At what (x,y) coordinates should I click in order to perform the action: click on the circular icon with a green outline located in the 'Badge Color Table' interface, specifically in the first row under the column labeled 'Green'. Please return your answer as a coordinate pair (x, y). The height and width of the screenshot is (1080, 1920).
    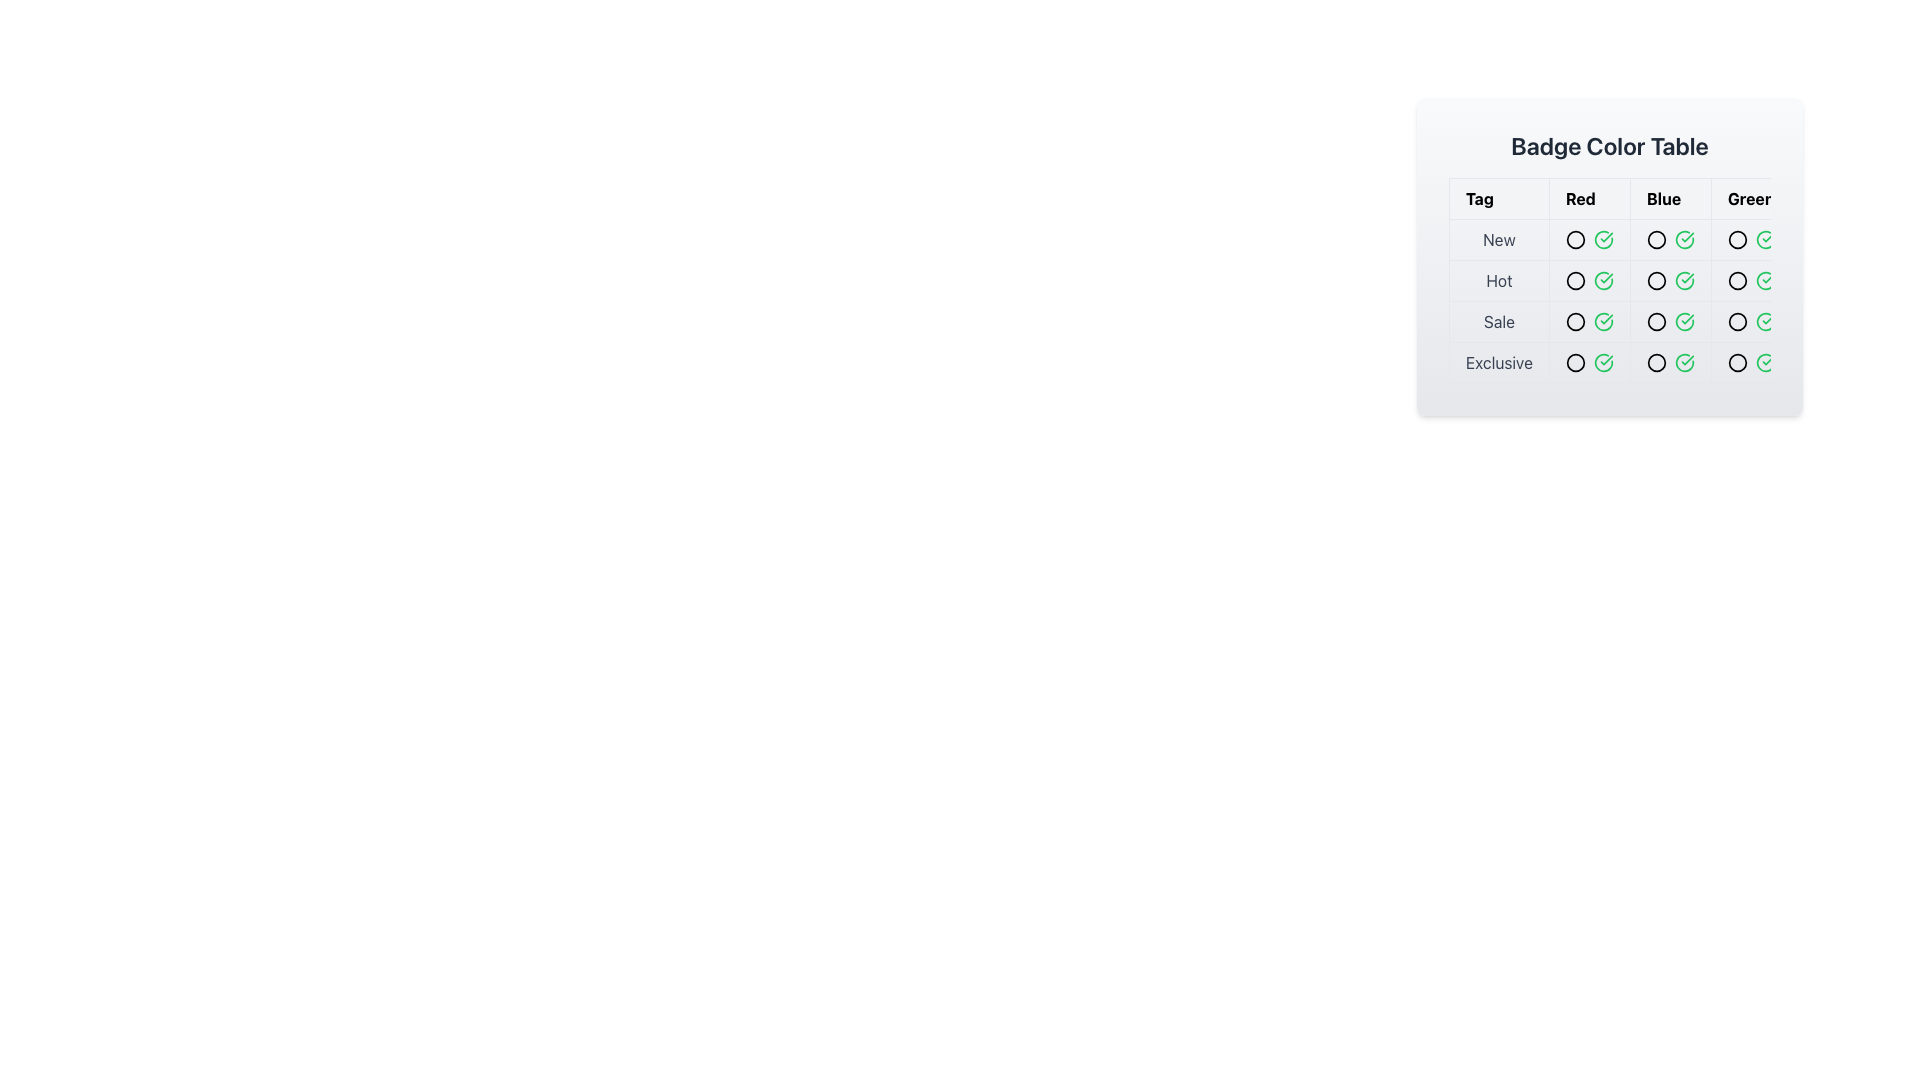
    Looking at the image, I should click on (1736, 238).